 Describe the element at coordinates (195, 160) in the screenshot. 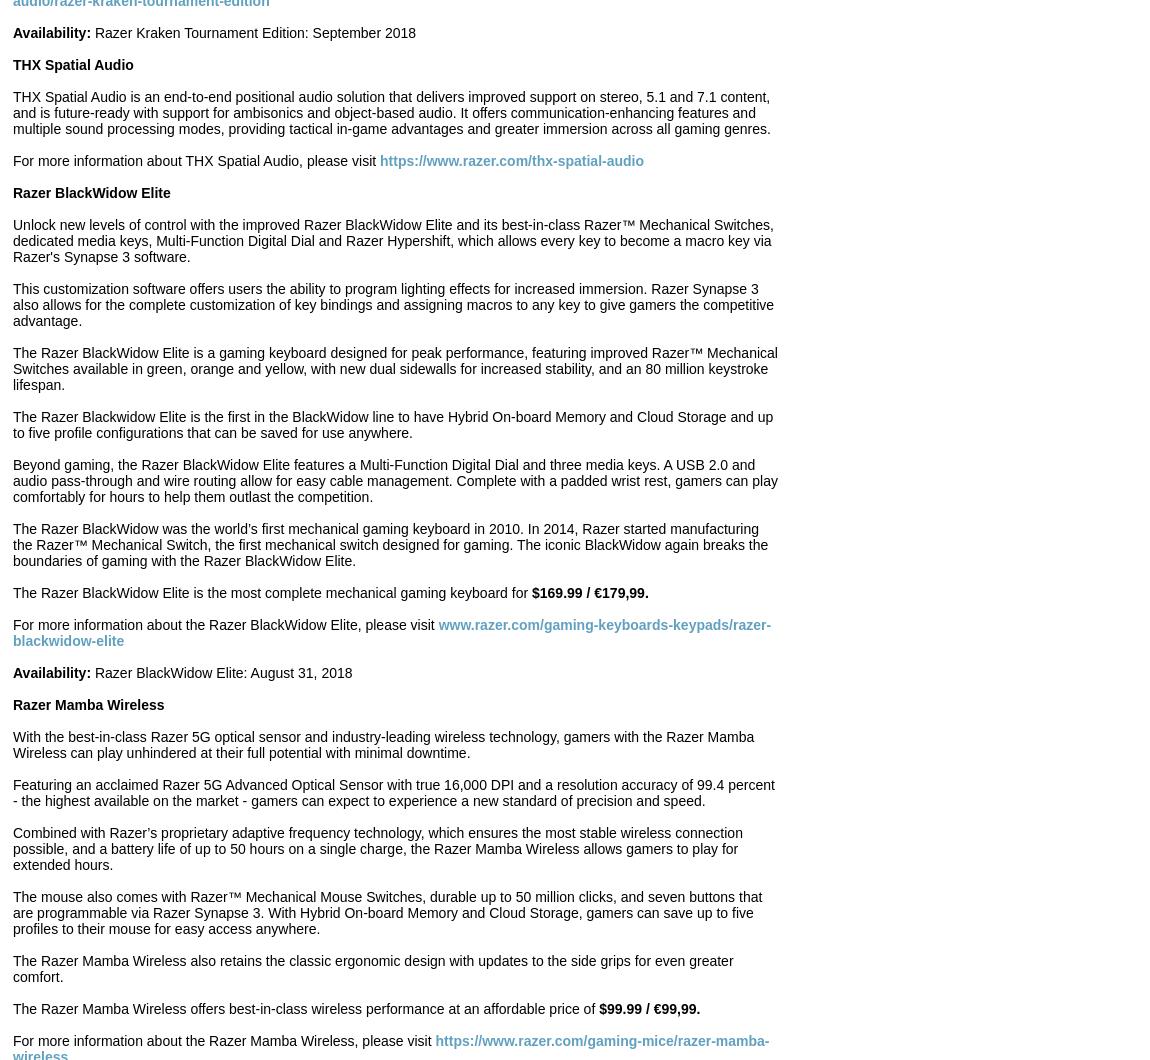

I see `'For more information about THX Spatial Audio, please visit'` at that location.